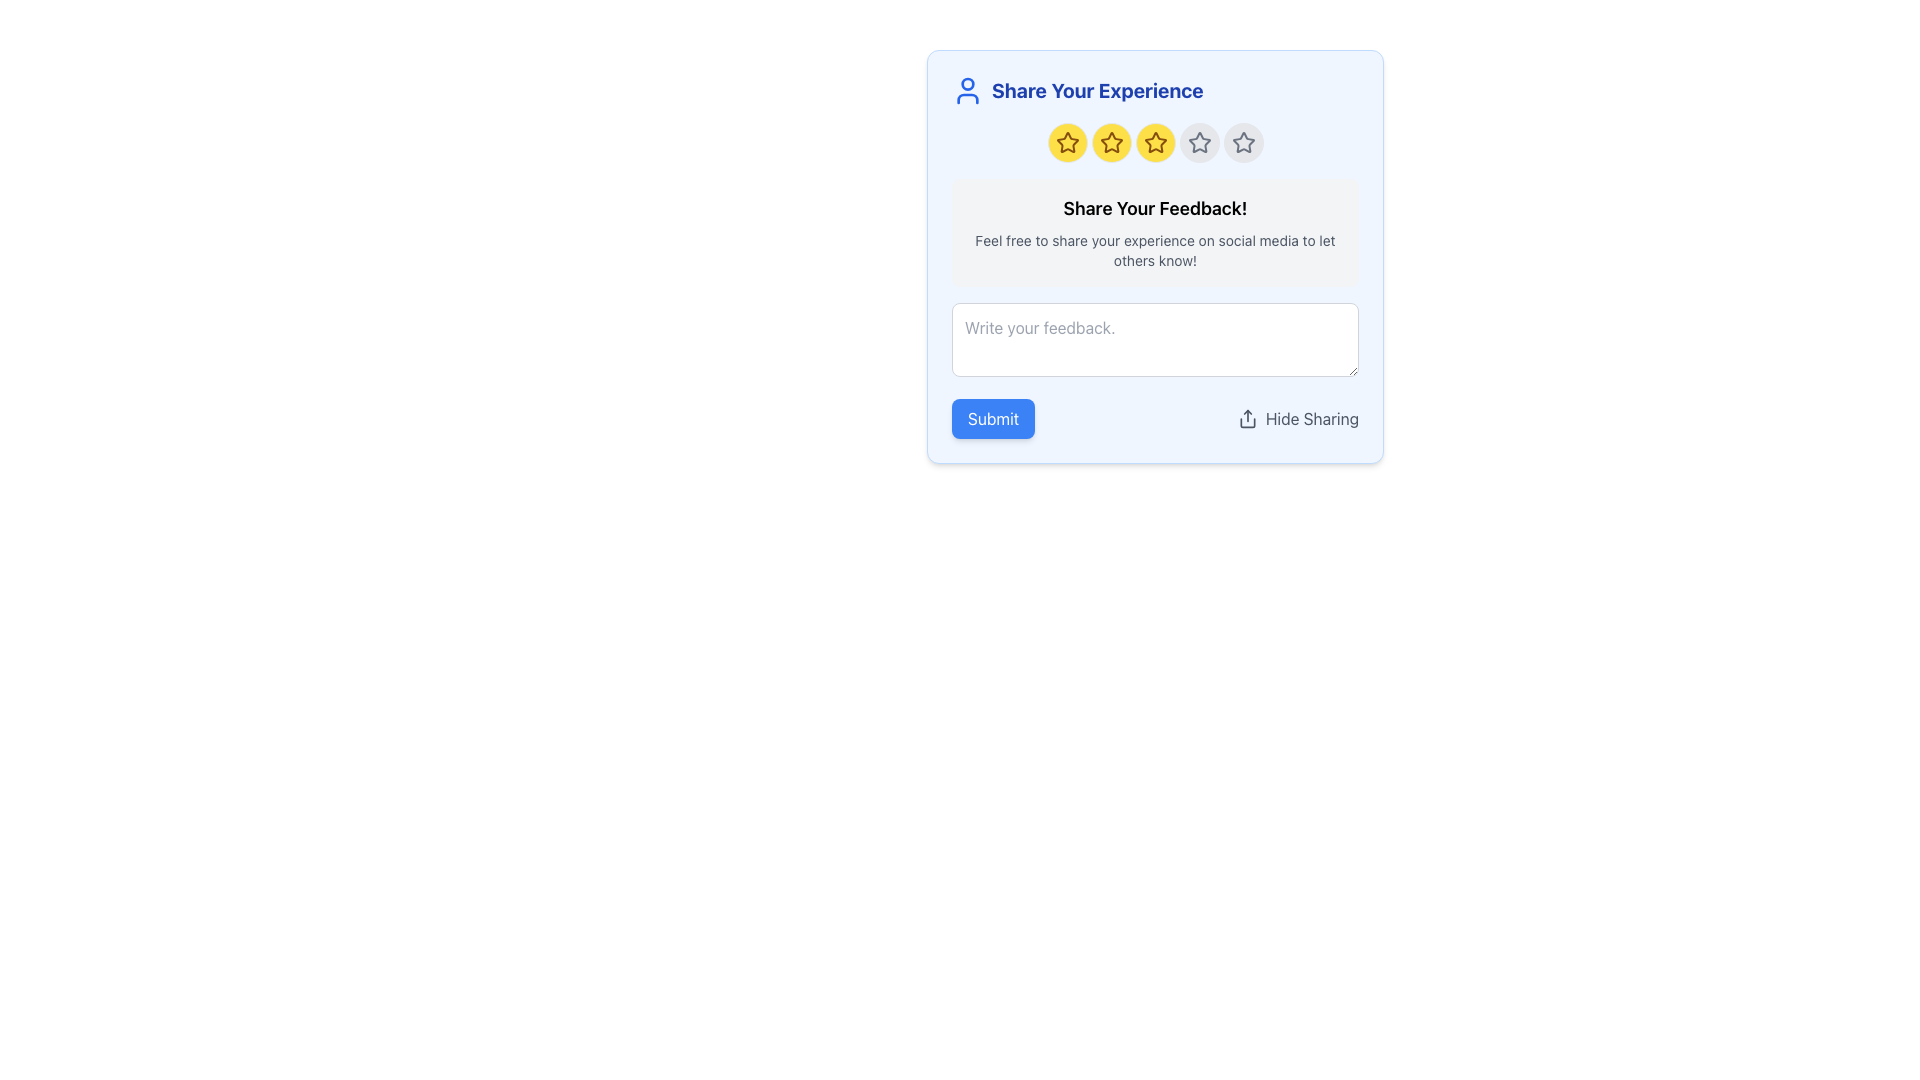 The height and width of the screenshot is (1080, 1920). What do you see at coordinates (1242, 141) in the screenshot?
I see `the fifth star-shaped icon with a gray border` at bounding box center [1242, 141].